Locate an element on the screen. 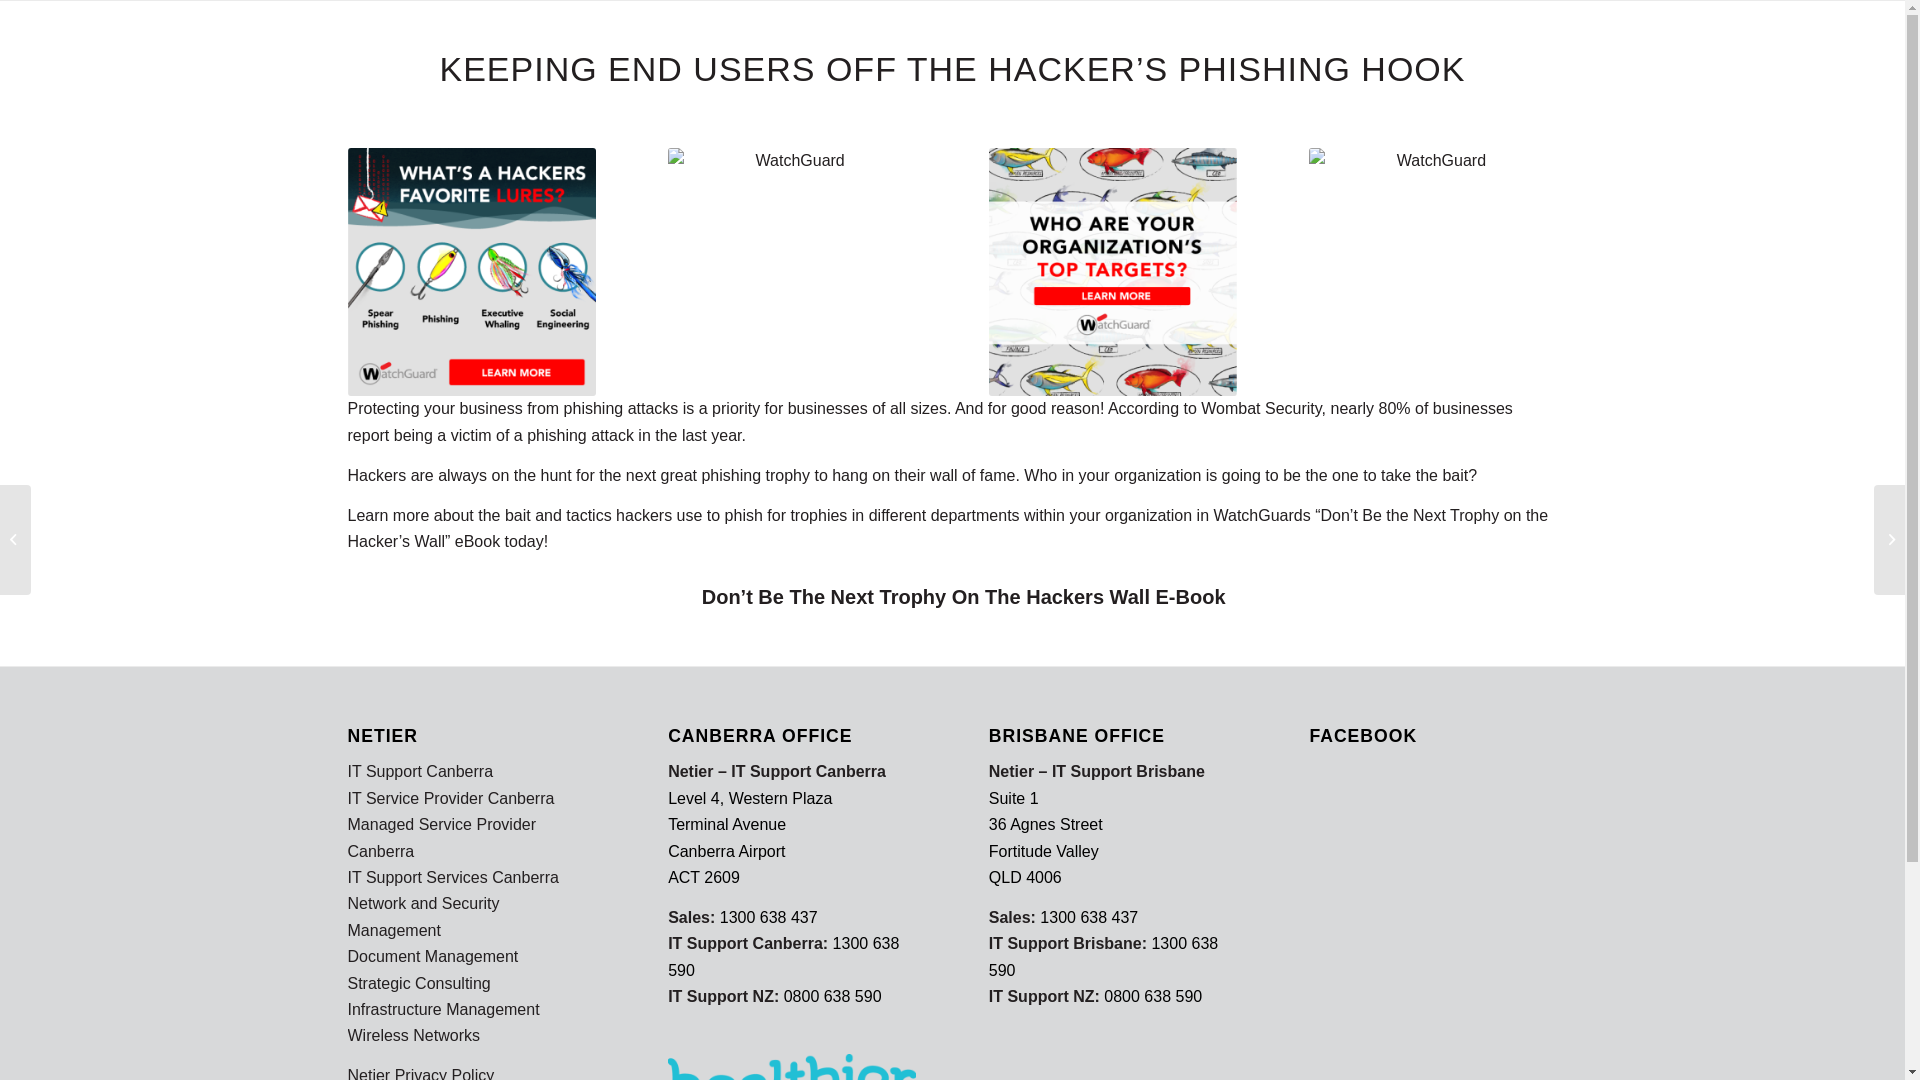 Image resolution: width=1920 pixels, height=1080 pixels. 'WatchGuard' is located at coordinates (988, 272).